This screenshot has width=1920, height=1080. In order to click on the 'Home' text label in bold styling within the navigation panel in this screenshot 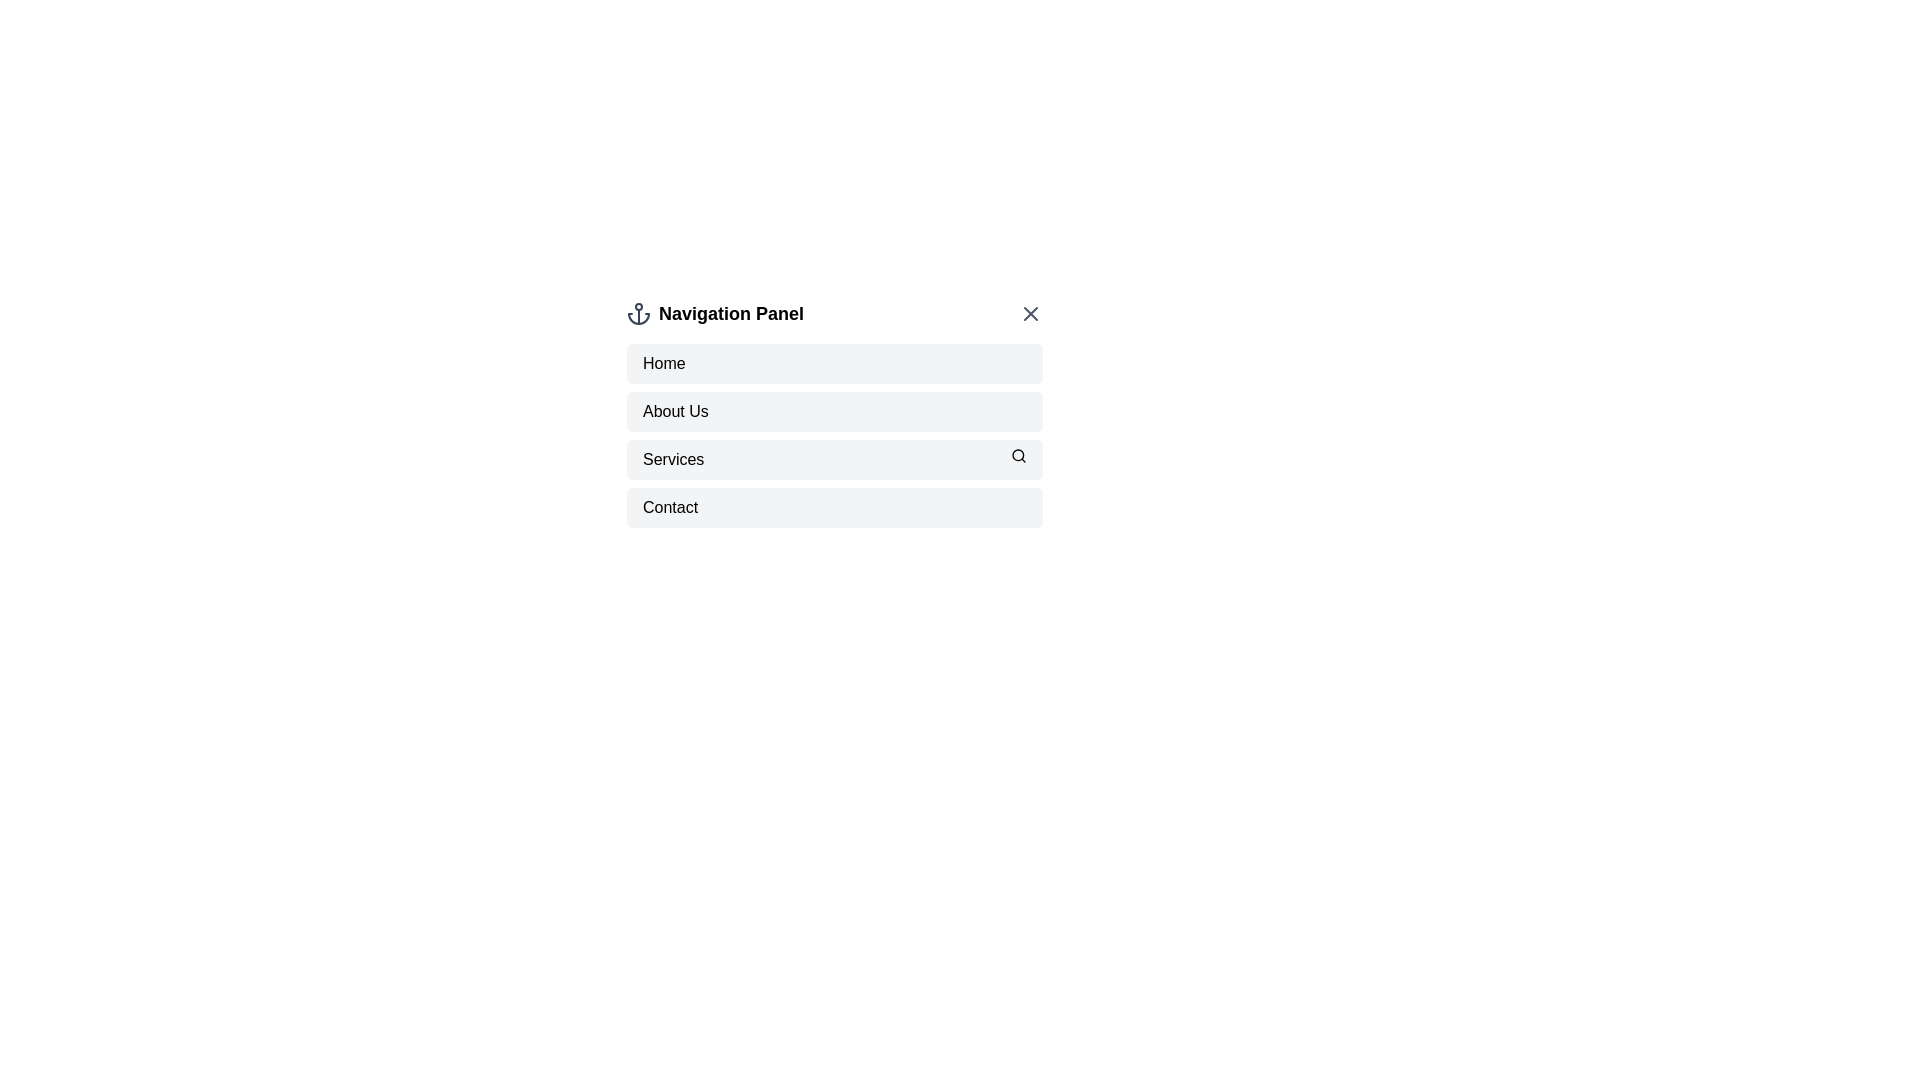, I will do `click(664, 363)`.